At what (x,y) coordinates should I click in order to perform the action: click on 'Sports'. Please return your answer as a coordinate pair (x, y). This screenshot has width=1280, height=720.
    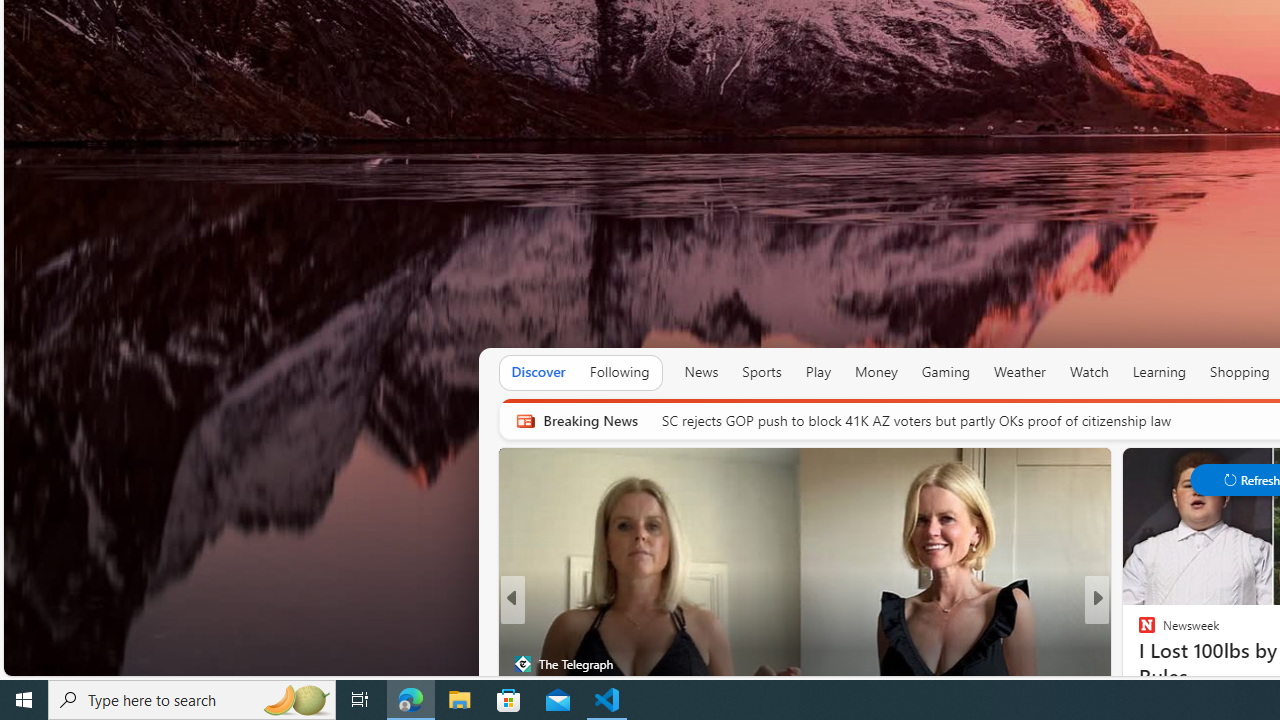
    Looking at the image, I should click on (760, 372).